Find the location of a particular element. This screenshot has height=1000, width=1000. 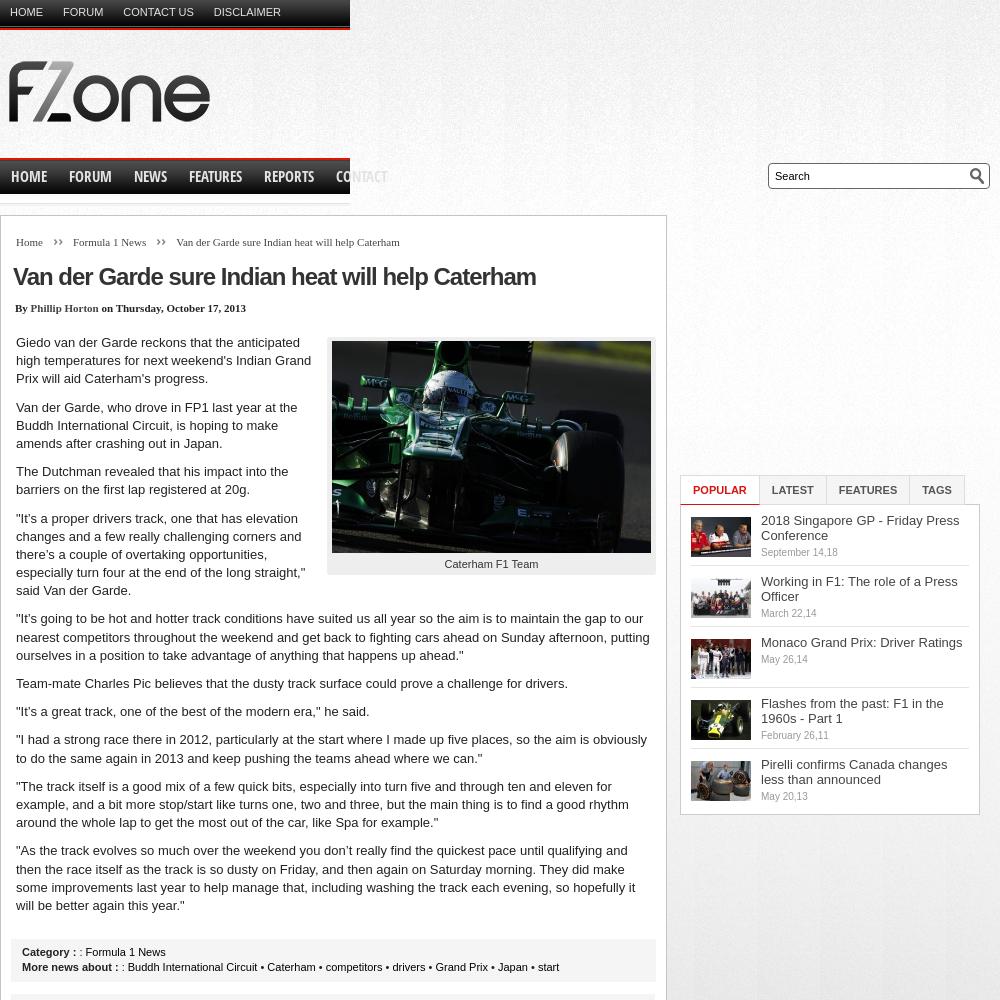

'Team-mate Charles Pic believes that the dusty track surface could prove a challenge for drivers.' is located at coordinates (292, 683).